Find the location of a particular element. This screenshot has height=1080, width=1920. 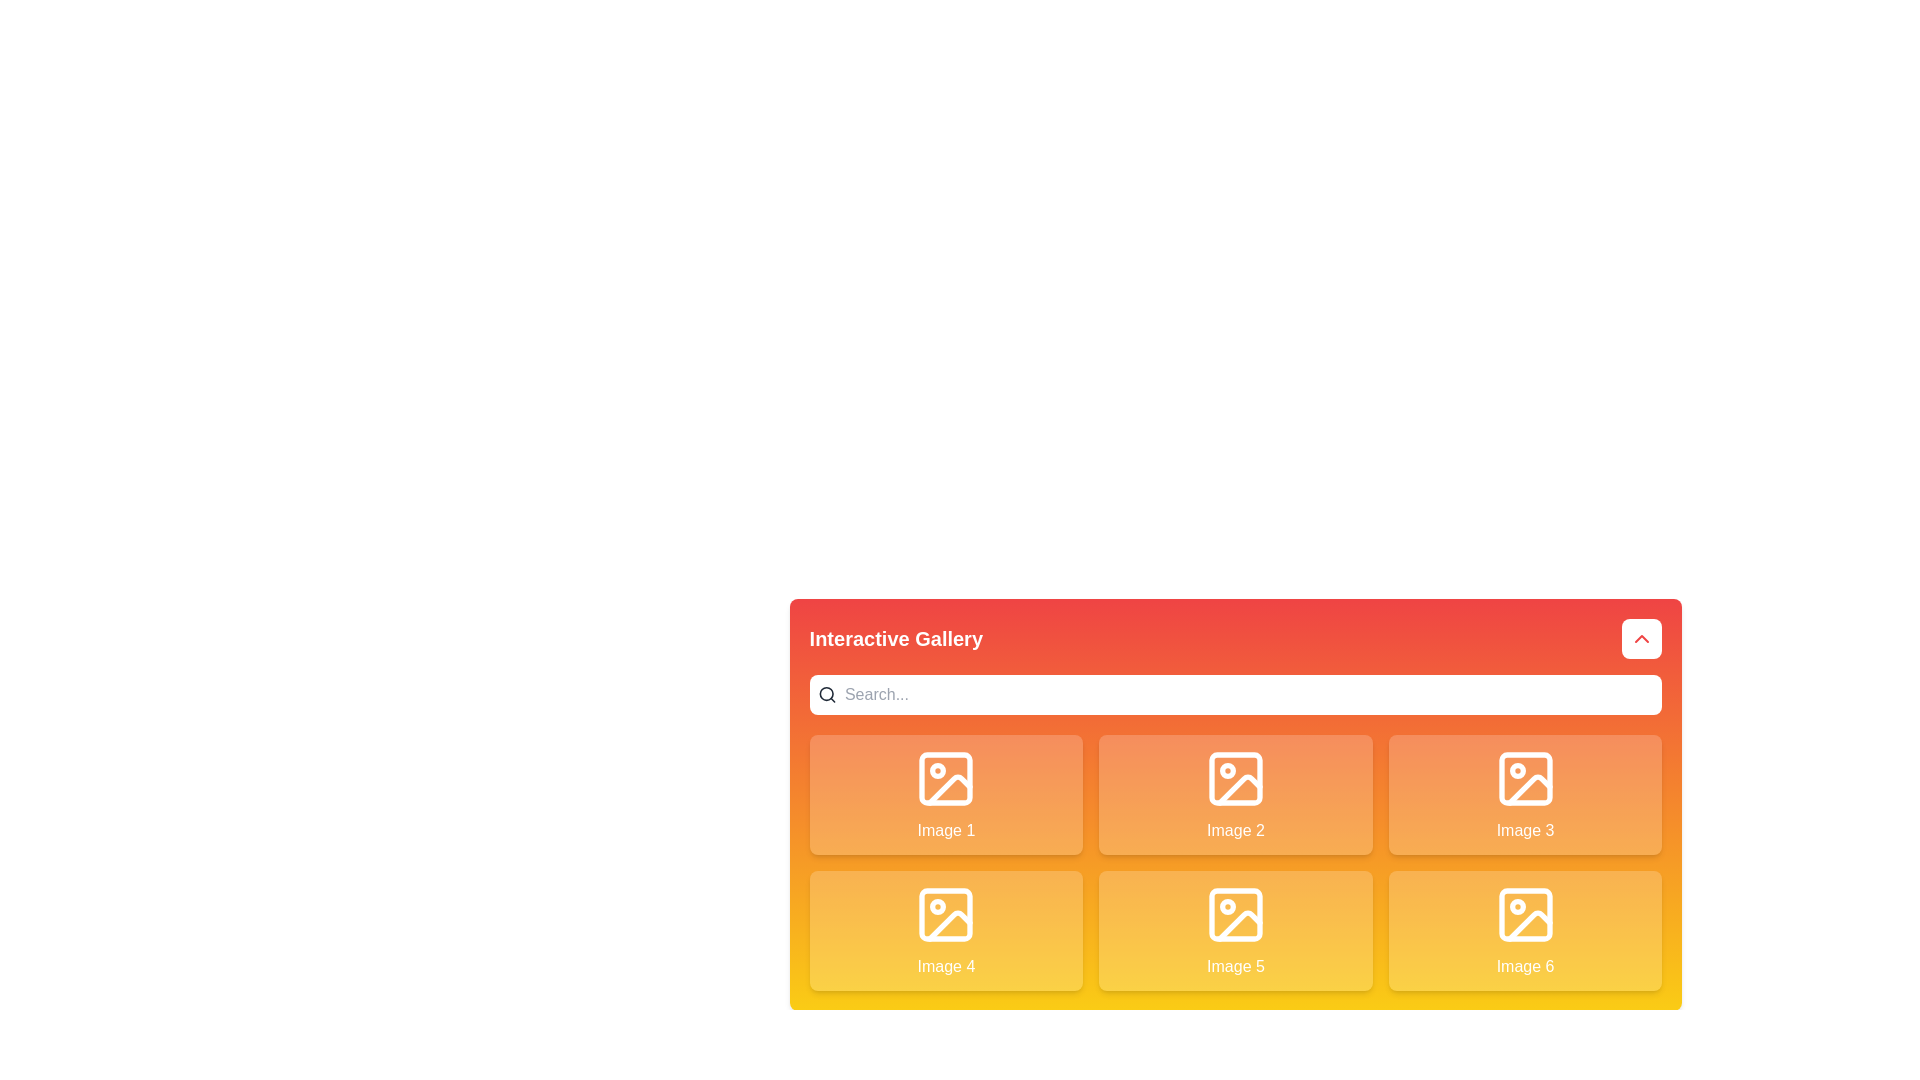

Circle element located inside the SVG image icon of 'Image 3', the third thumbnail in the top row of the grid layout is located at coordinates (1517, 770).